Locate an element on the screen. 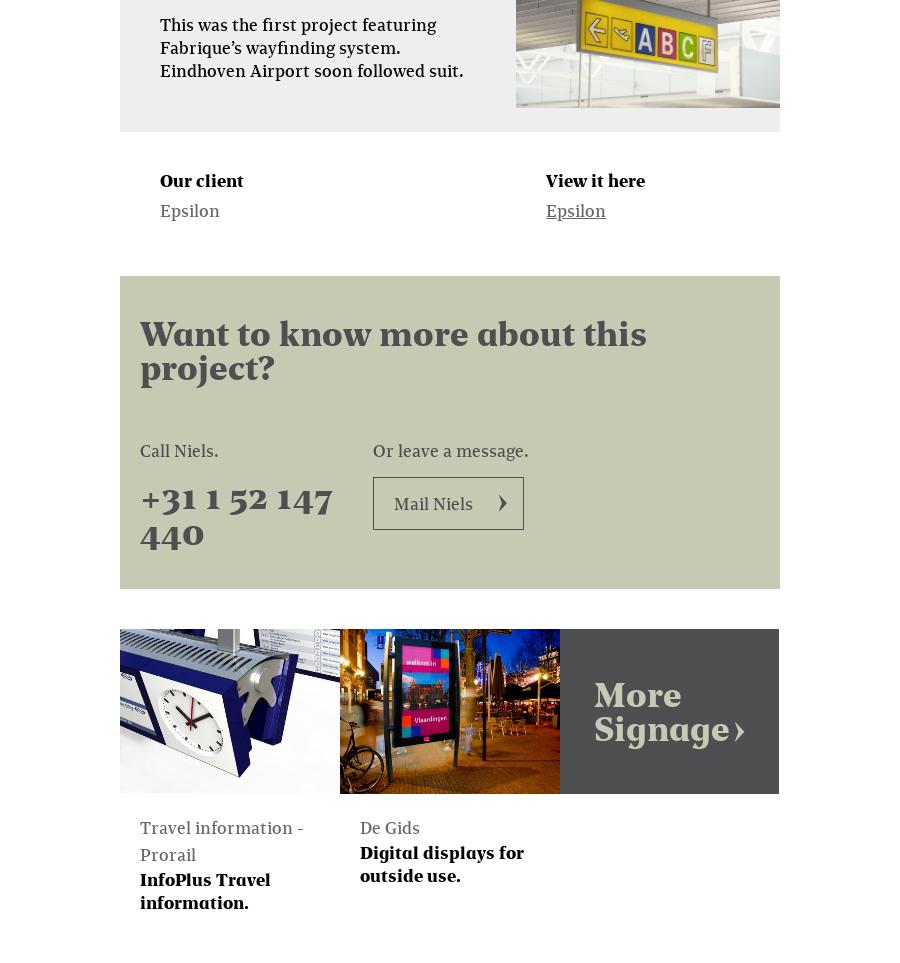  'Digital displays for outside use.' is located at coordinates (441, 862).